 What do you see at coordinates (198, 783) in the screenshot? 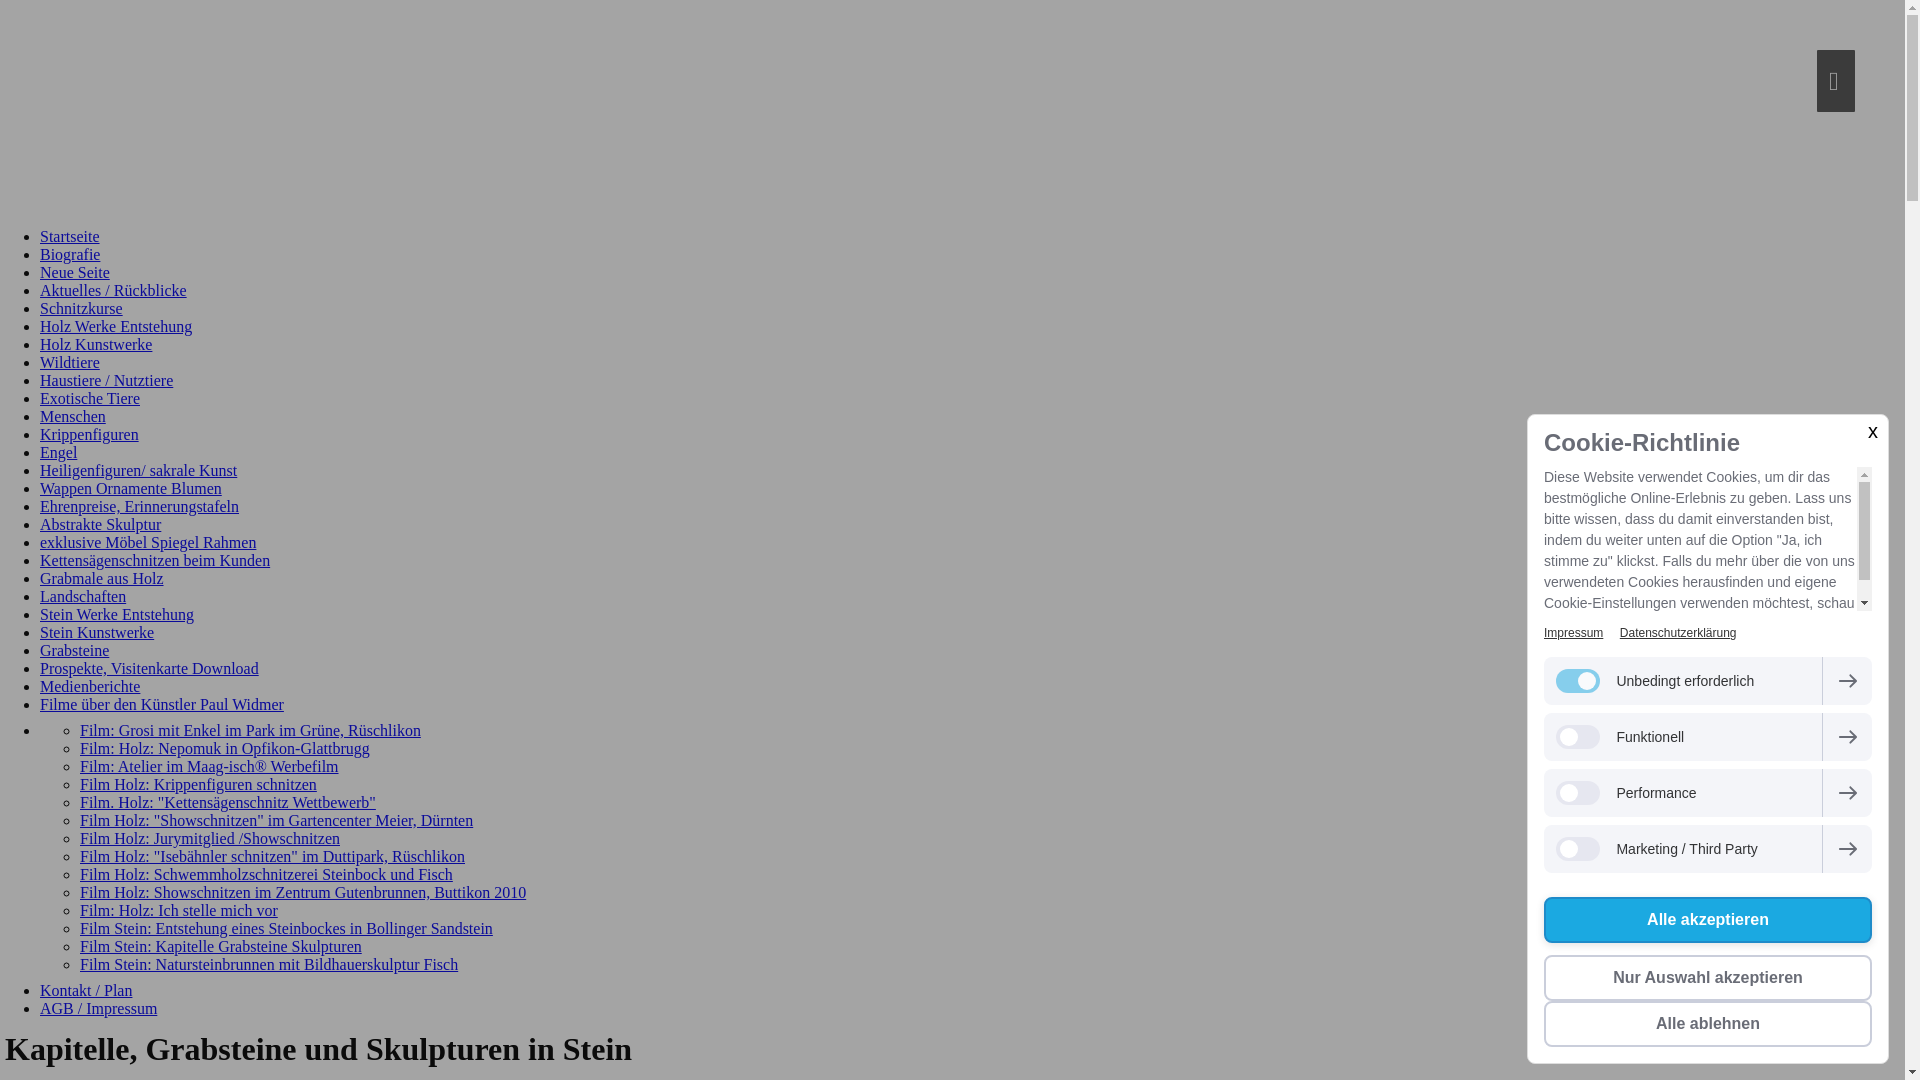
I see `'Film Holz: Krippenfiguren schnitzen'` at bounding box center [198, 783].